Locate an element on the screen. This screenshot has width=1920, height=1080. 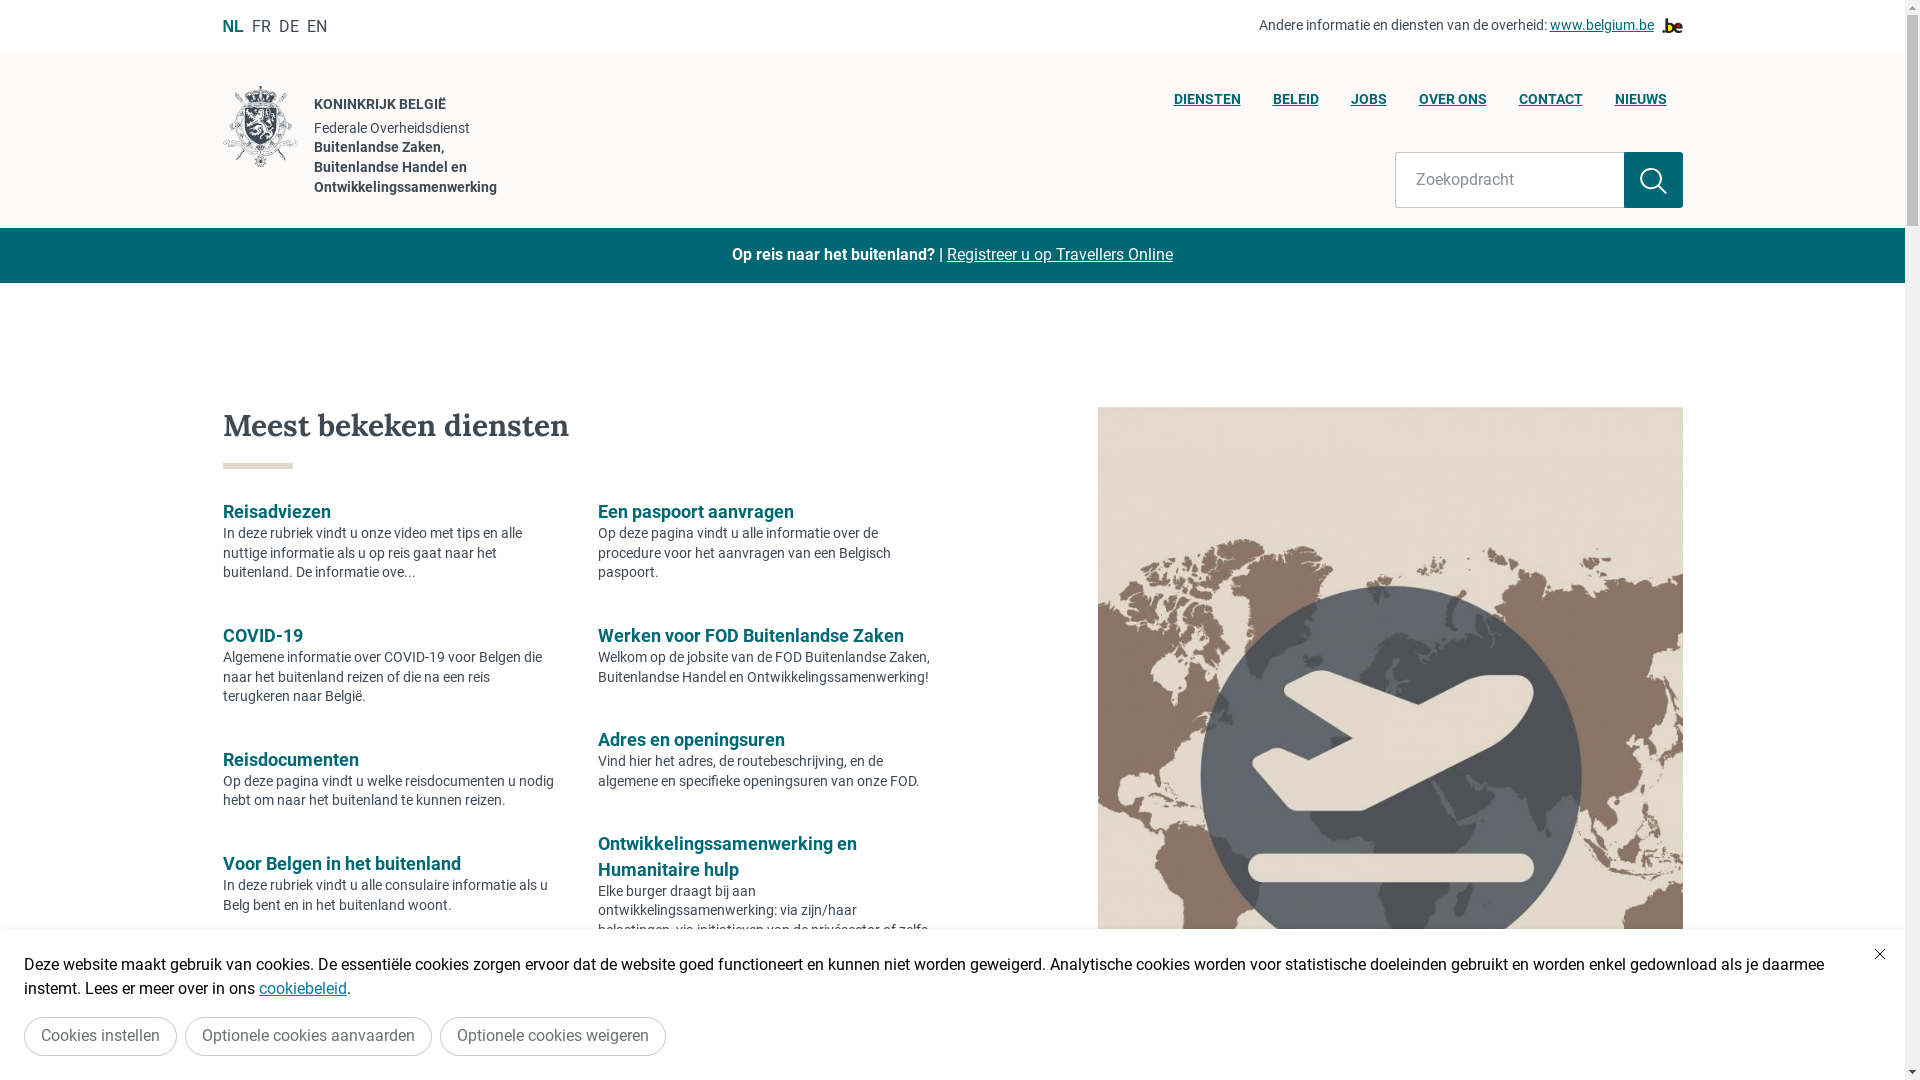
'cookiebeleid' is located at coordinates (301, 987).